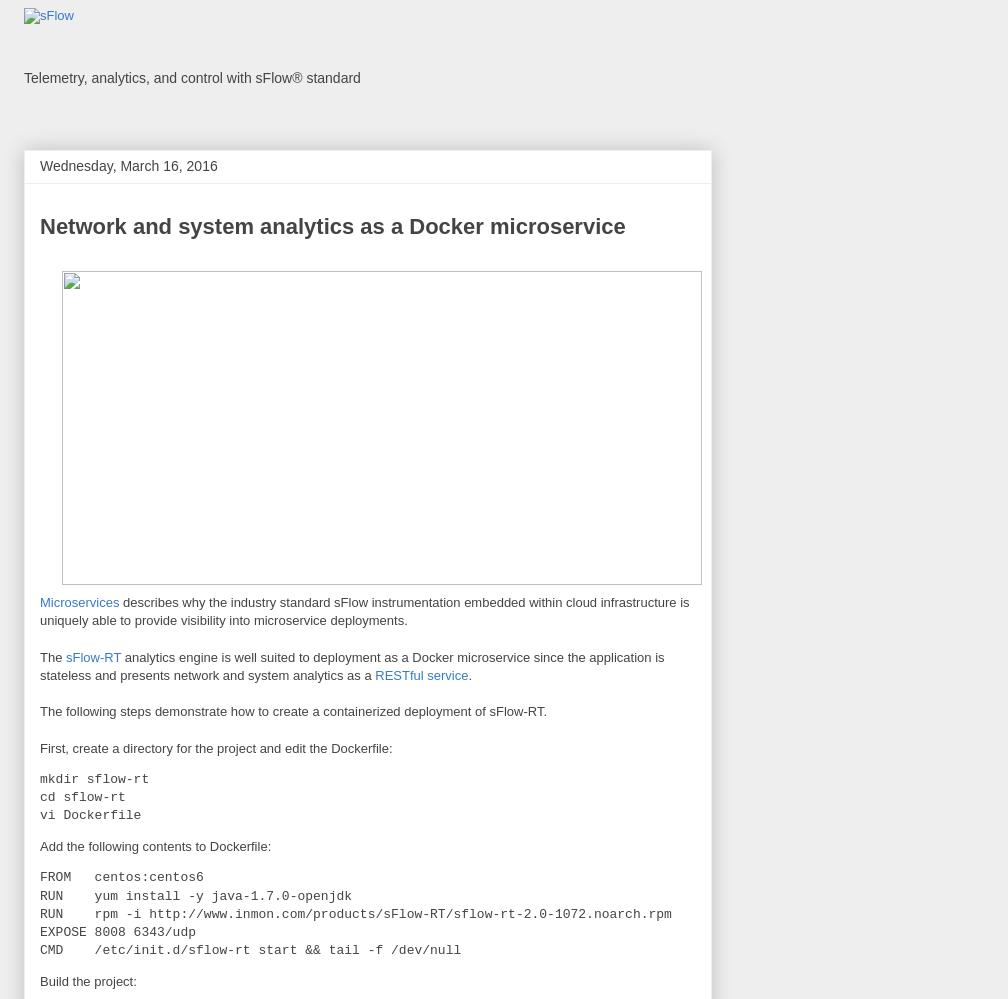  Describe the element at coordinates (421, 674) in the screenshot. I see `'RESTful service'` at that location.